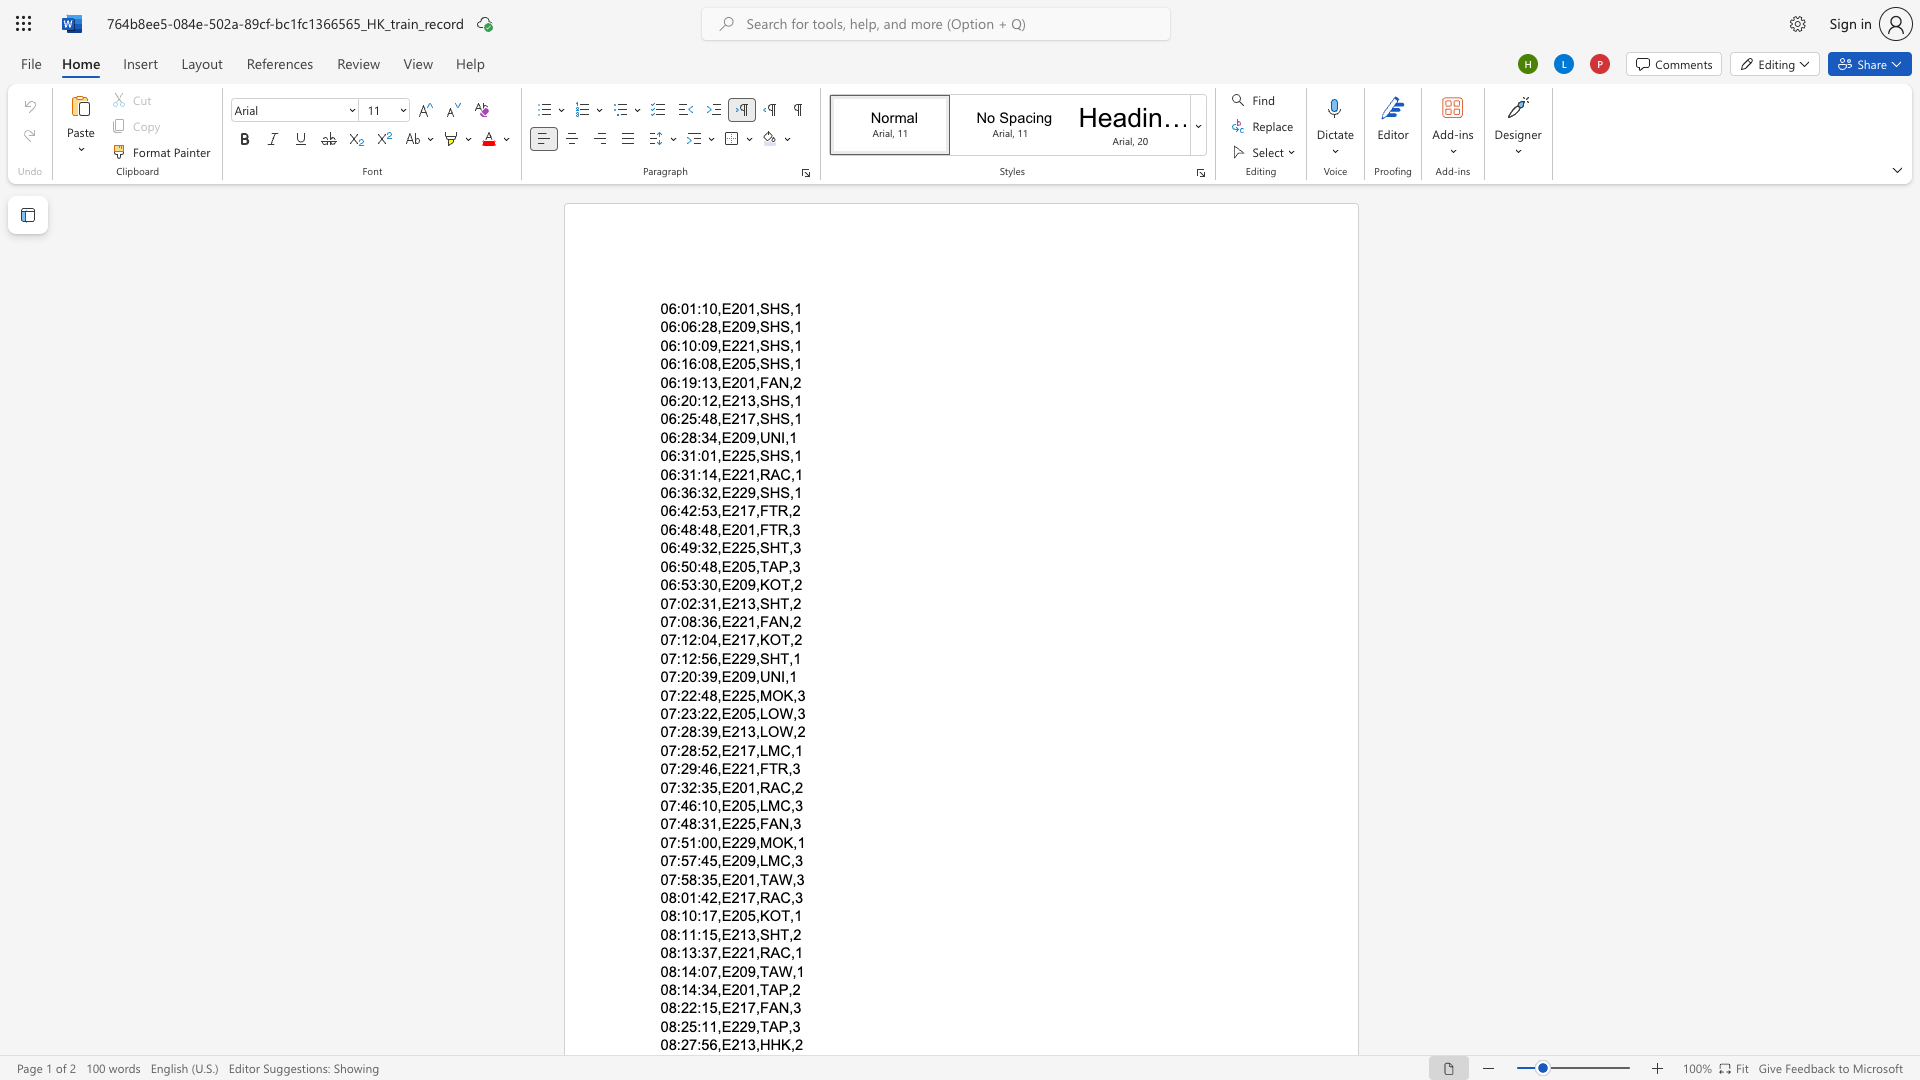  I want to click on the subset text "15,E217,FAN," within the text "08:22:15,E217,FAN,3", so click(701, 1008).